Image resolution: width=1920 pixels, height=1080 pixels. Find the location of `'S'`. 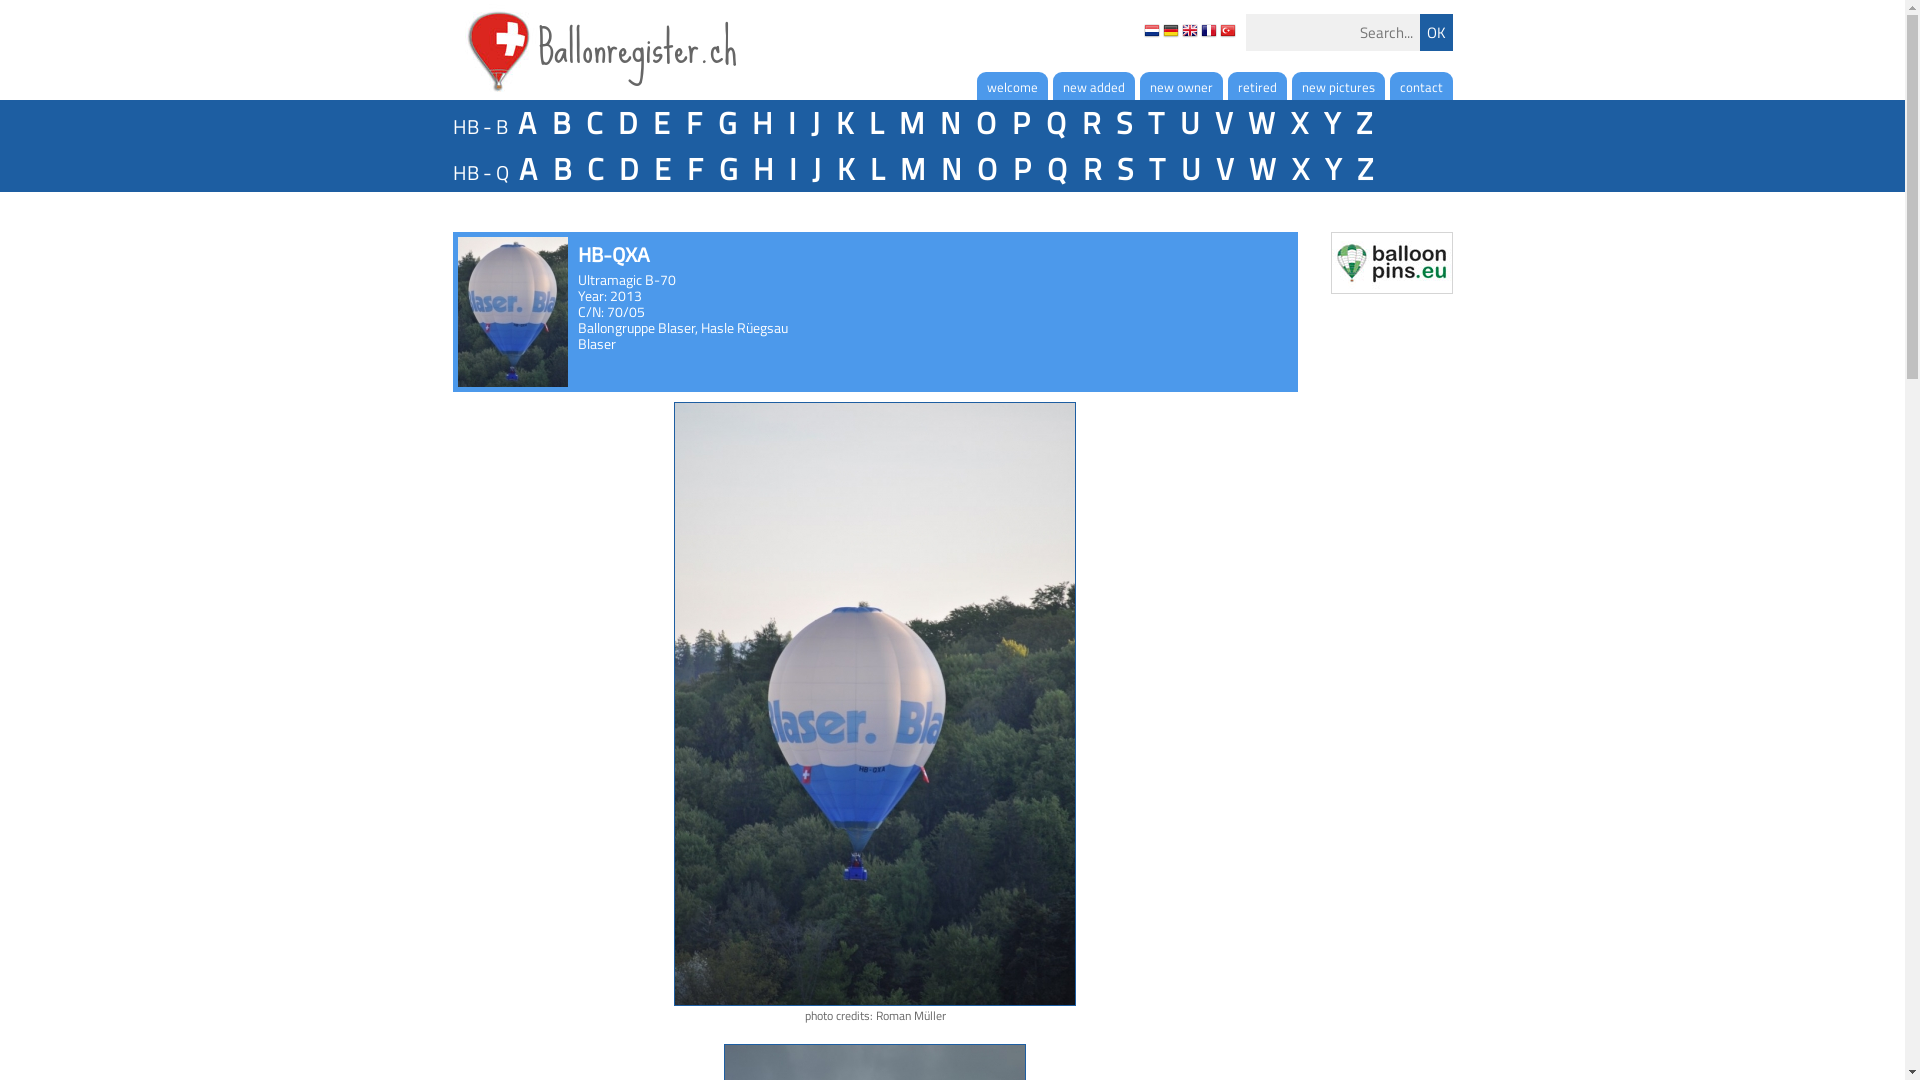

'S' is located at coordinates (1123, 123).